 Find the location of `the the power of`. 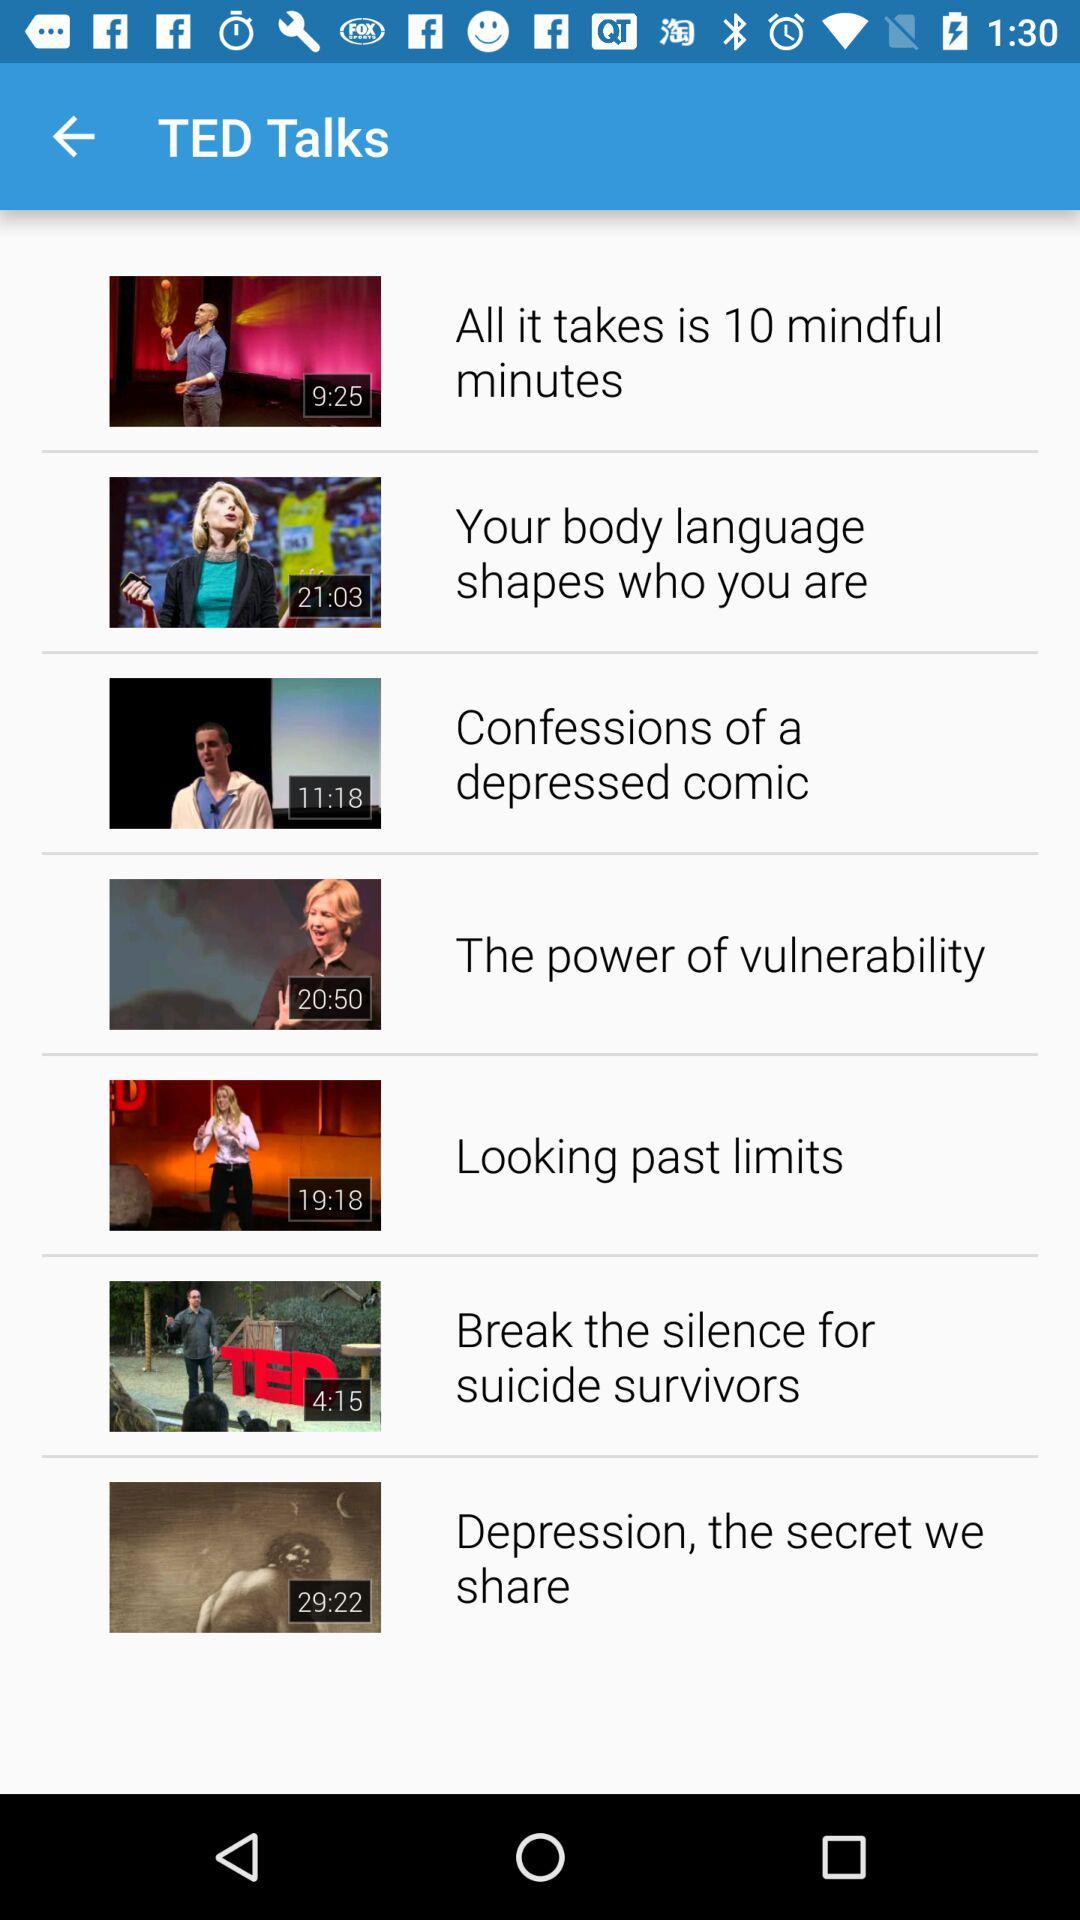

the the power of is located at coordinates (739, 953).